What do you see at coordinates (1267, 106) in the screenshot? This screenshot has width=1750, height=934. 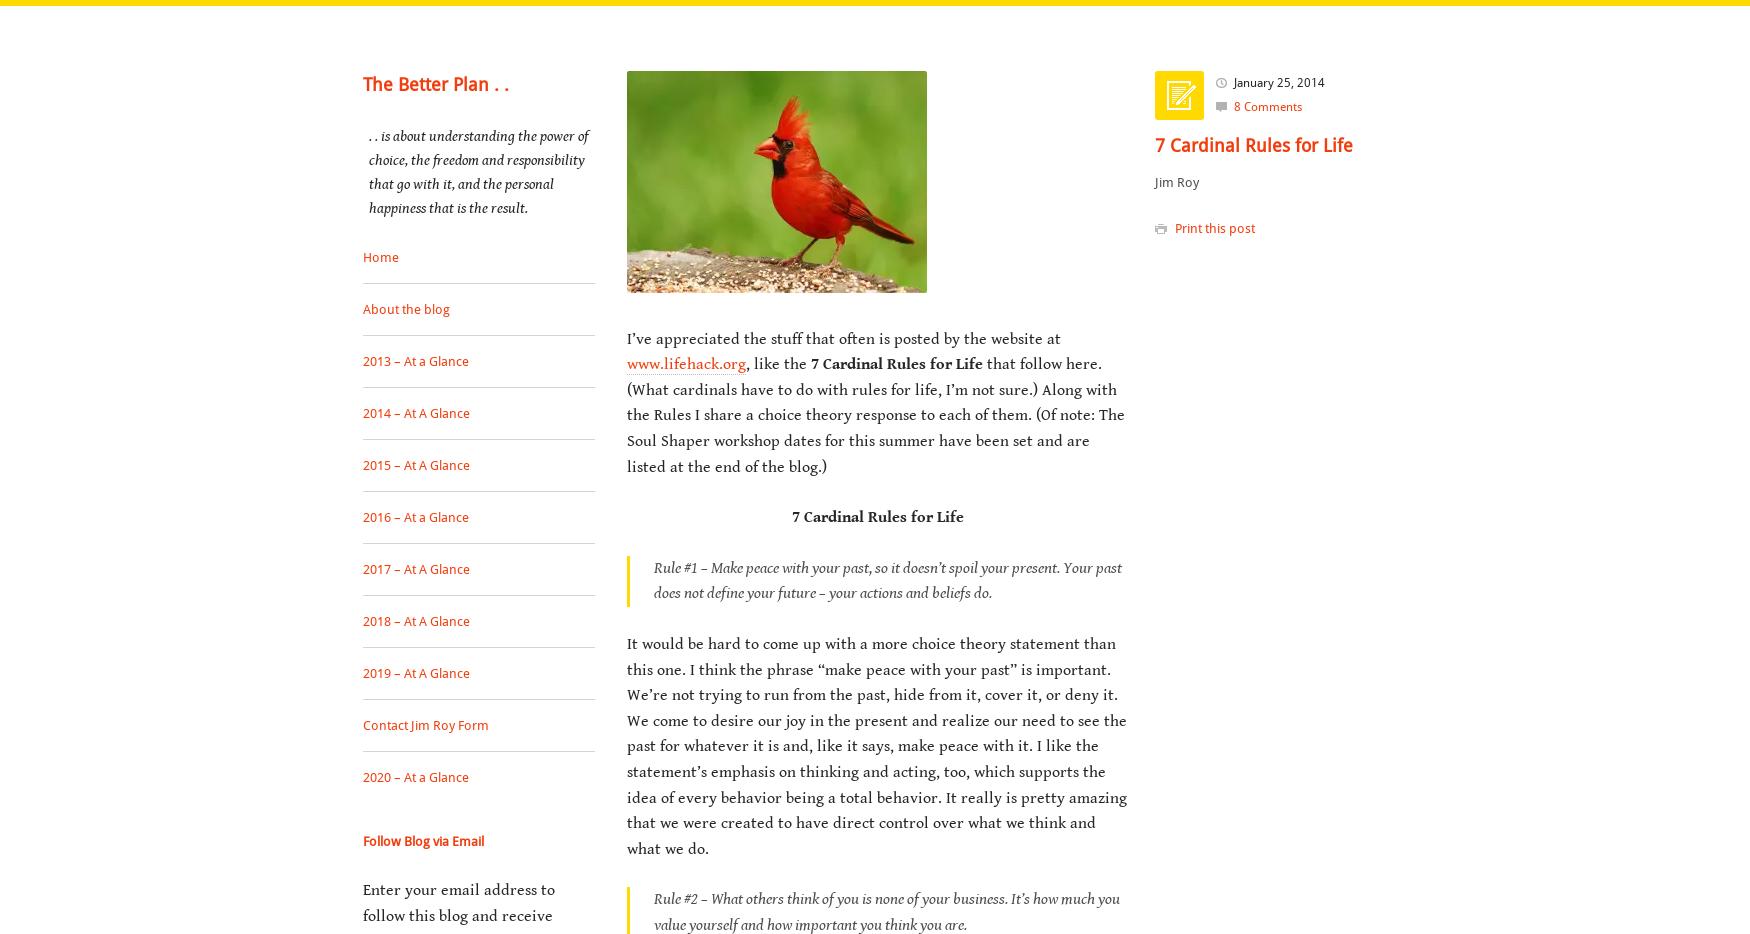 I see `'8 Comments'` at bounding box center [1267, 106].